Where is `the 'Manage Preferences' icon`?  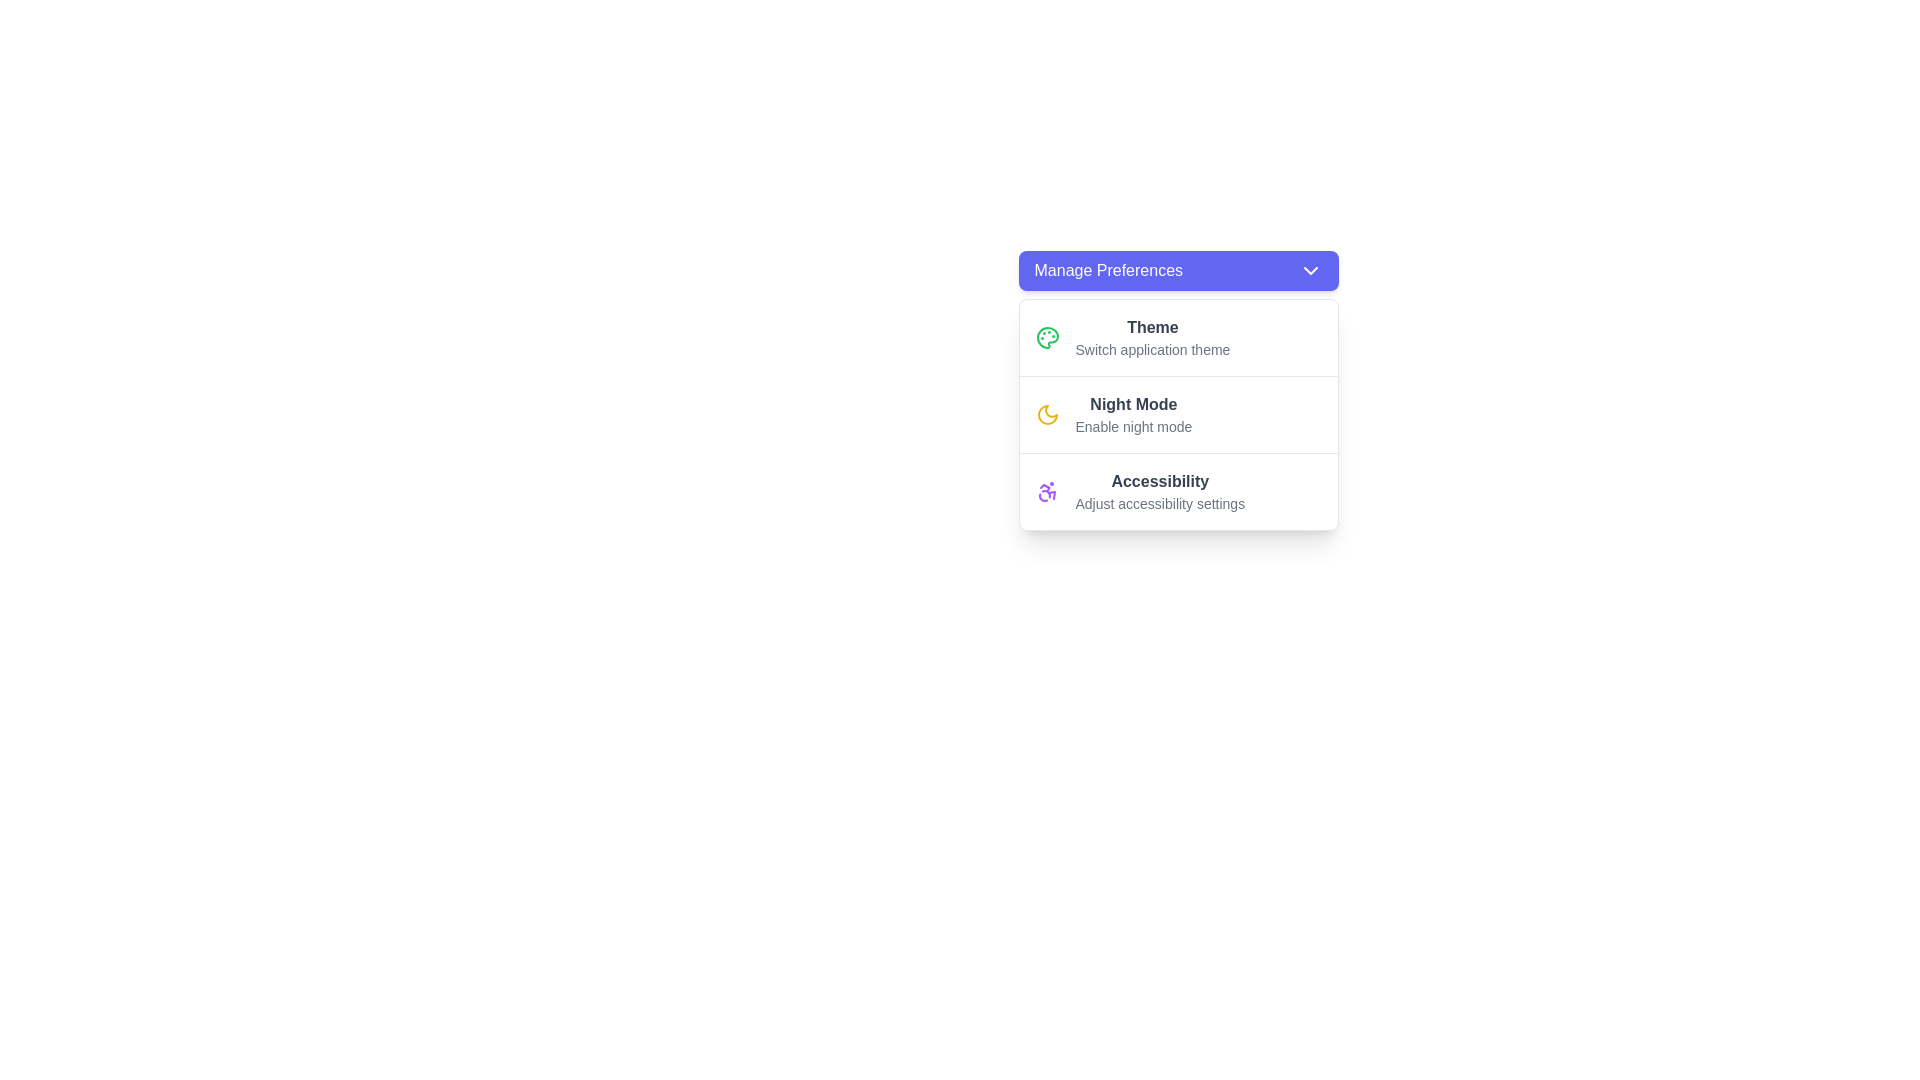
the 'Manage Preferences' icon is located at coordinates (1310, 270).